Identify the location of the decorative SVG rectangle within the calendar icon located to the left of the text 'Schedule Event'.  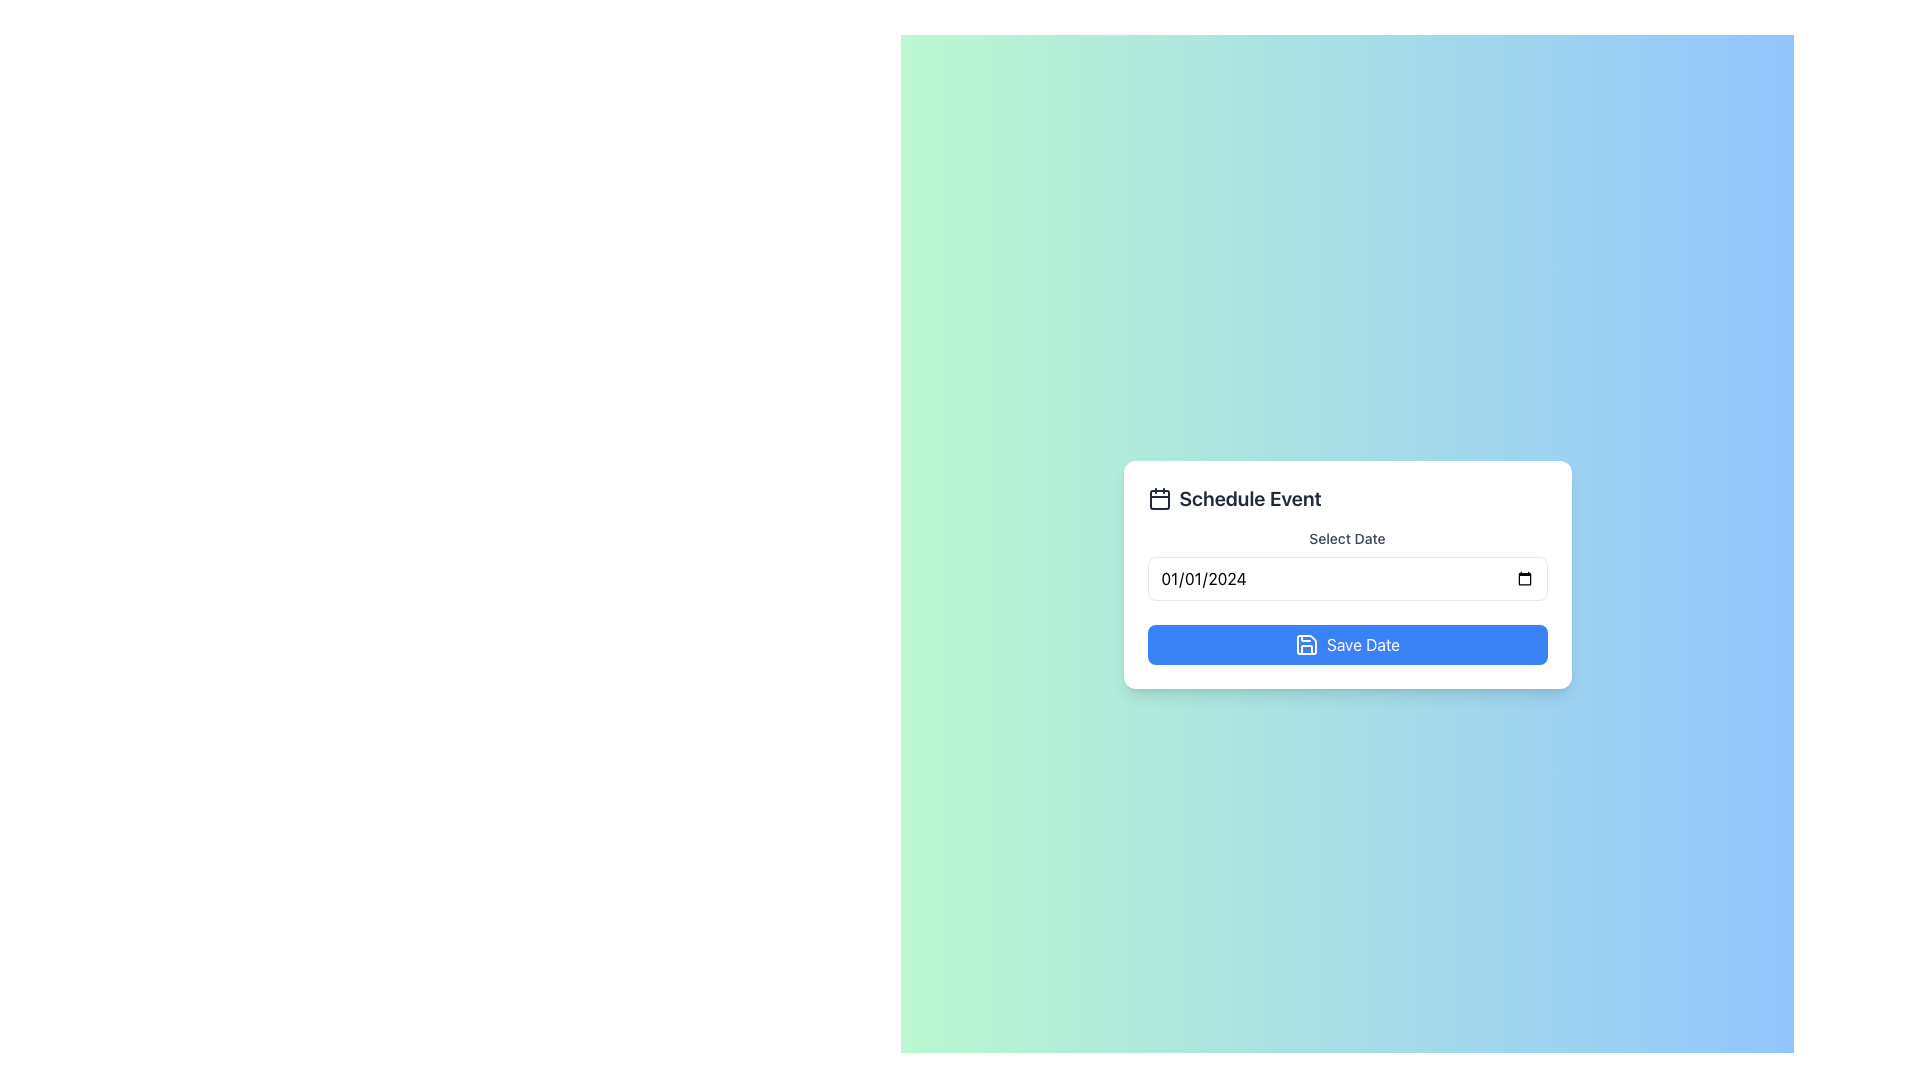
(1159, 499).